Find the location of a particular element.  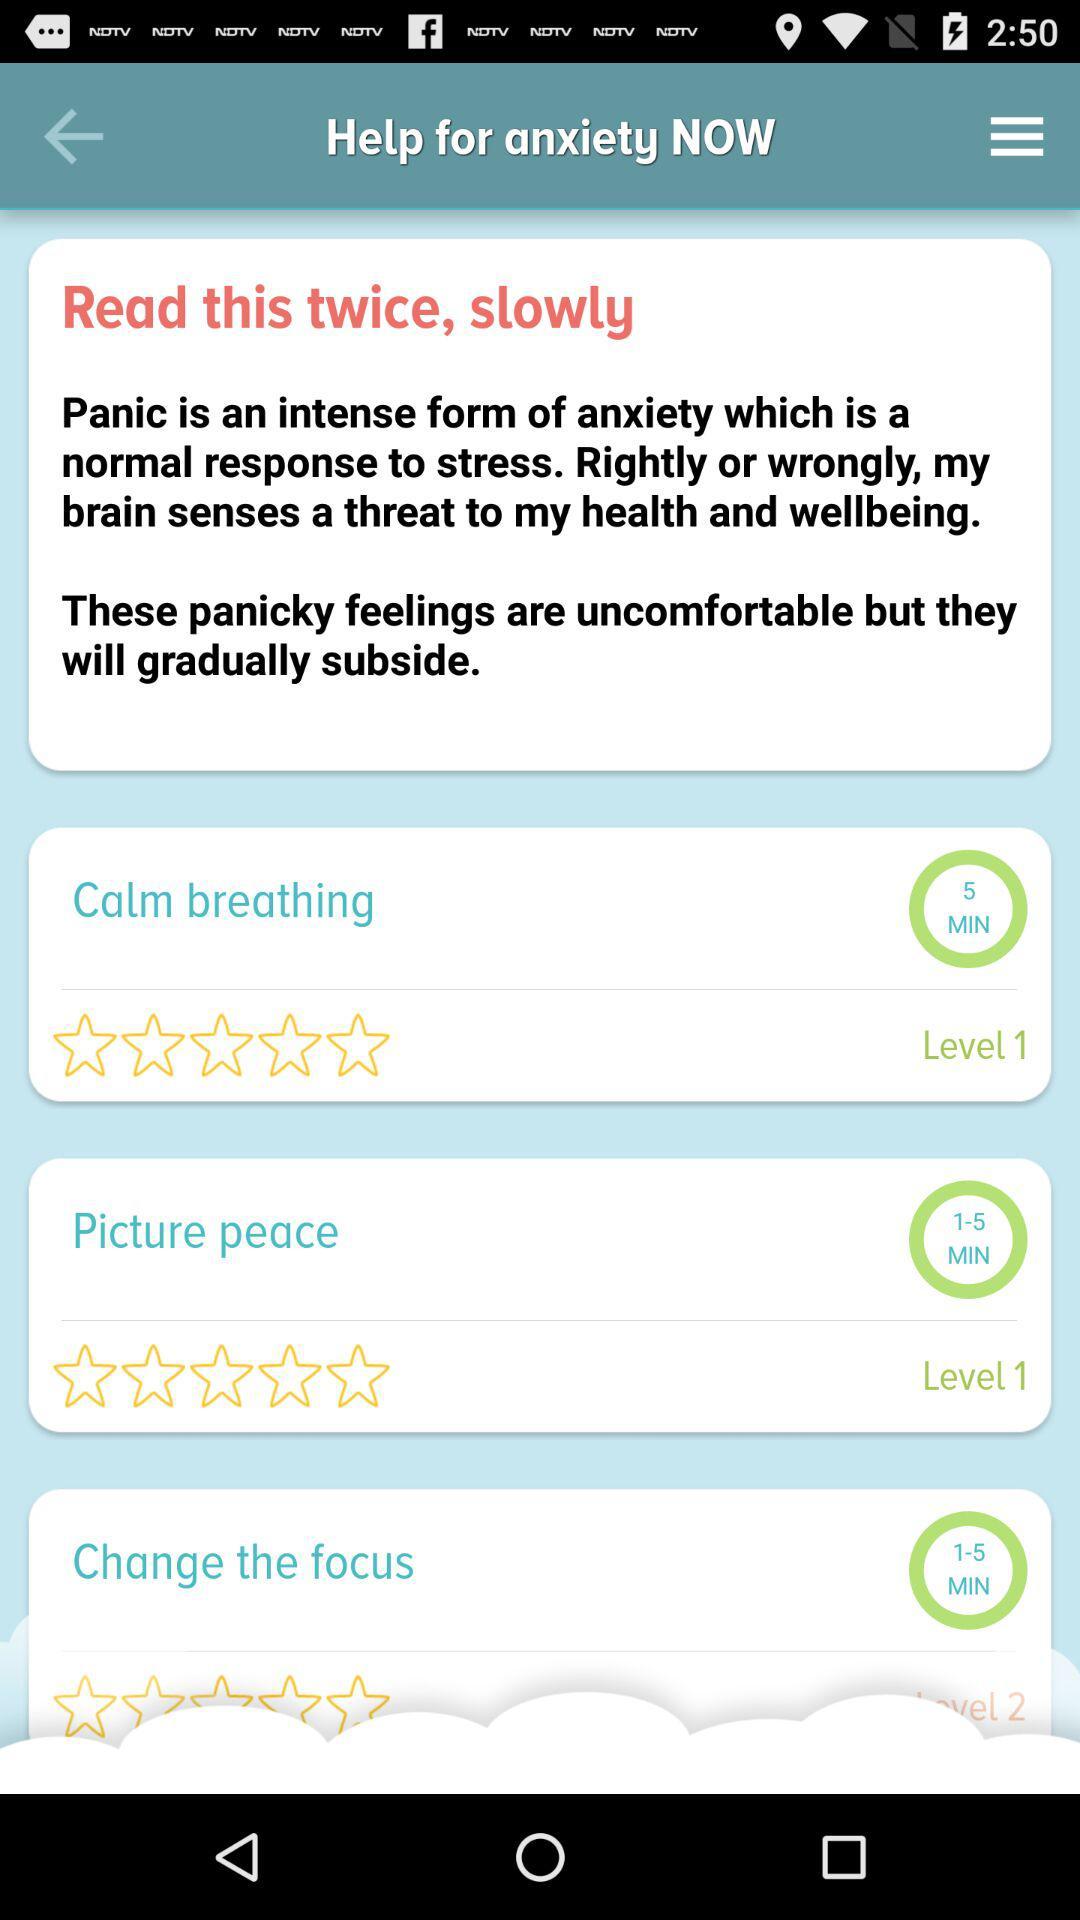

panic is an is located at coordinates (540, 560).